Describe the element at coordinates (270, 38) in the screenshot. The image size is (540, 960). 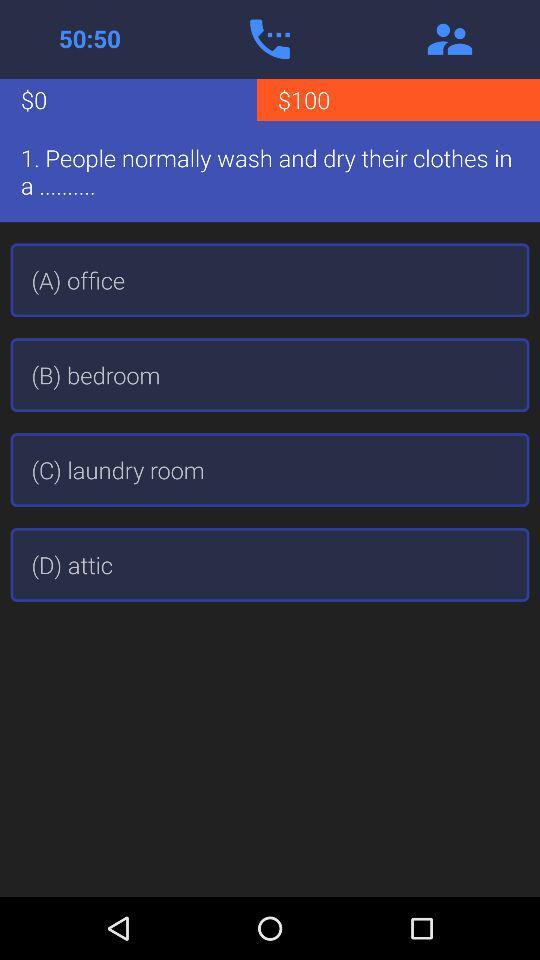
I see `phone a friend` at that location.